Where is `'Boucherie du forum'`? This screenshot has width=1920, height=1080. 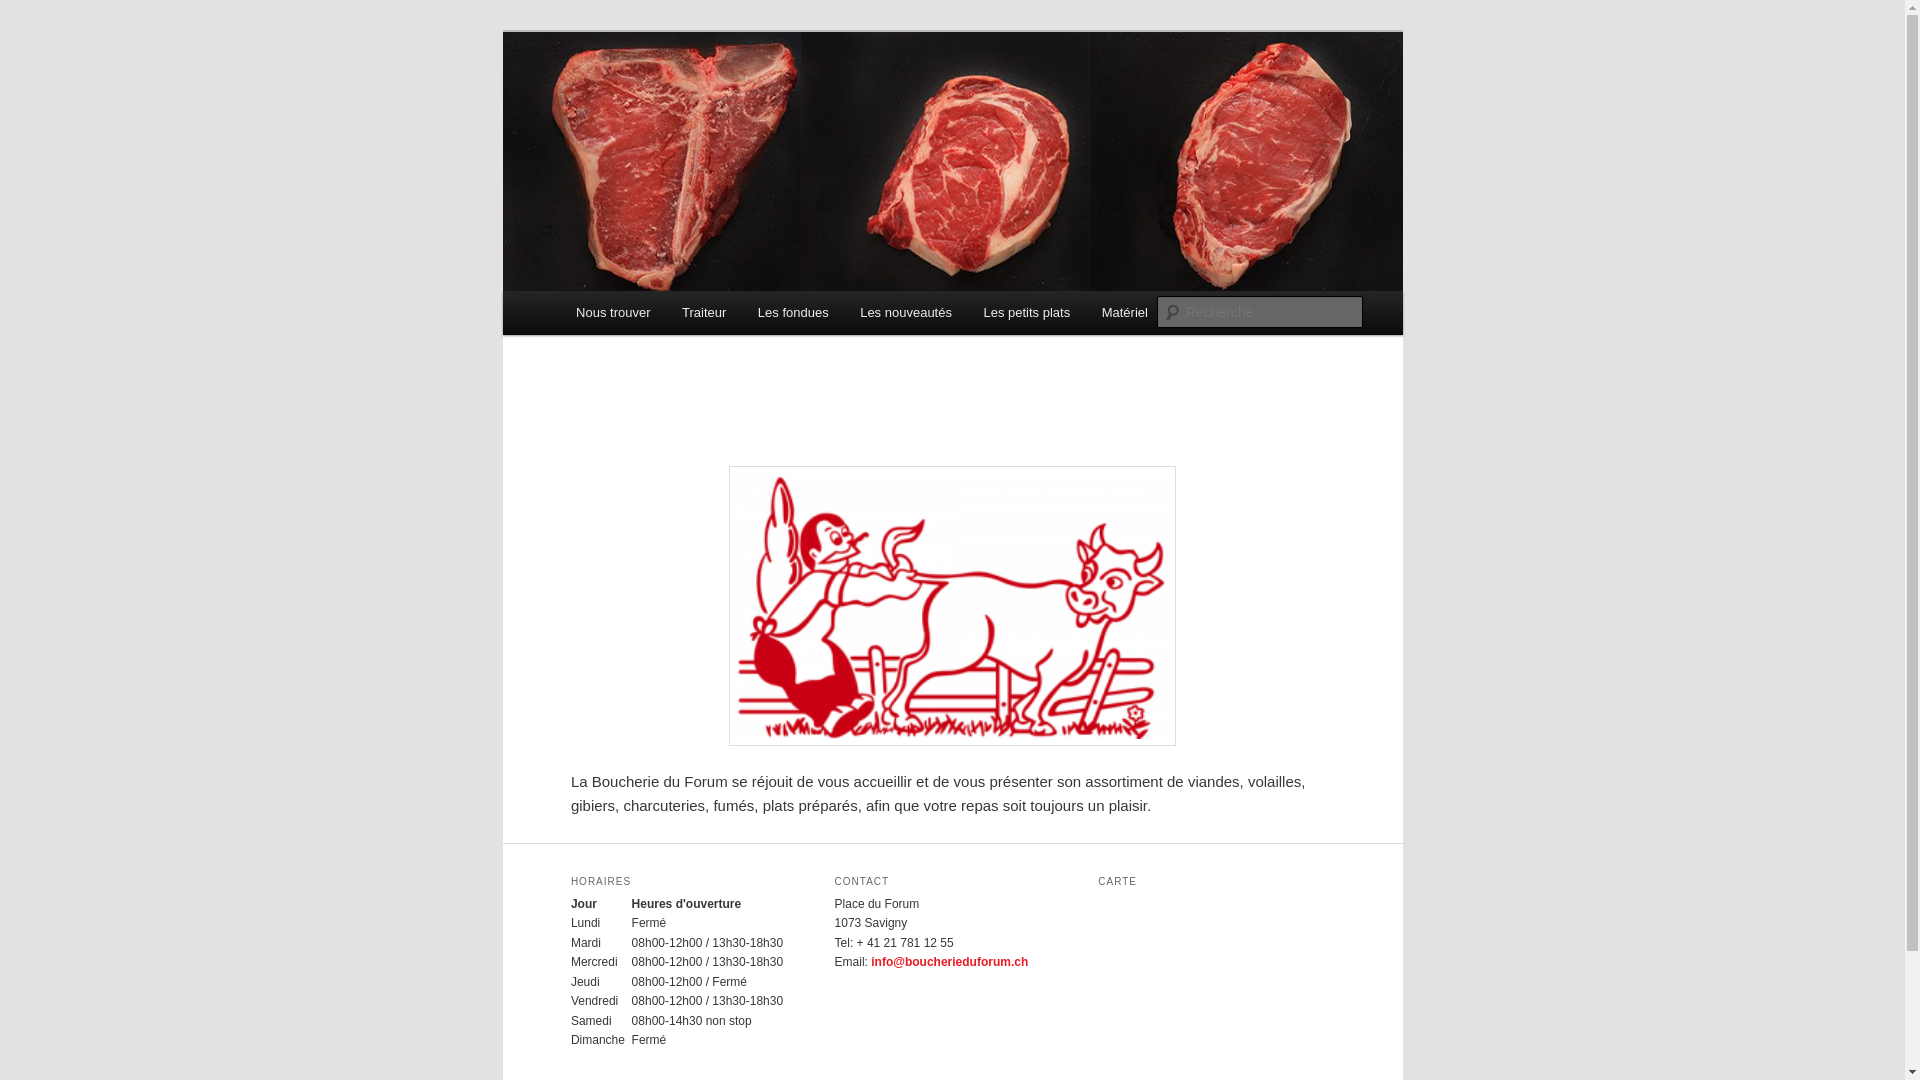 'Boucherie du forum' is located at coordinates (713, 104).